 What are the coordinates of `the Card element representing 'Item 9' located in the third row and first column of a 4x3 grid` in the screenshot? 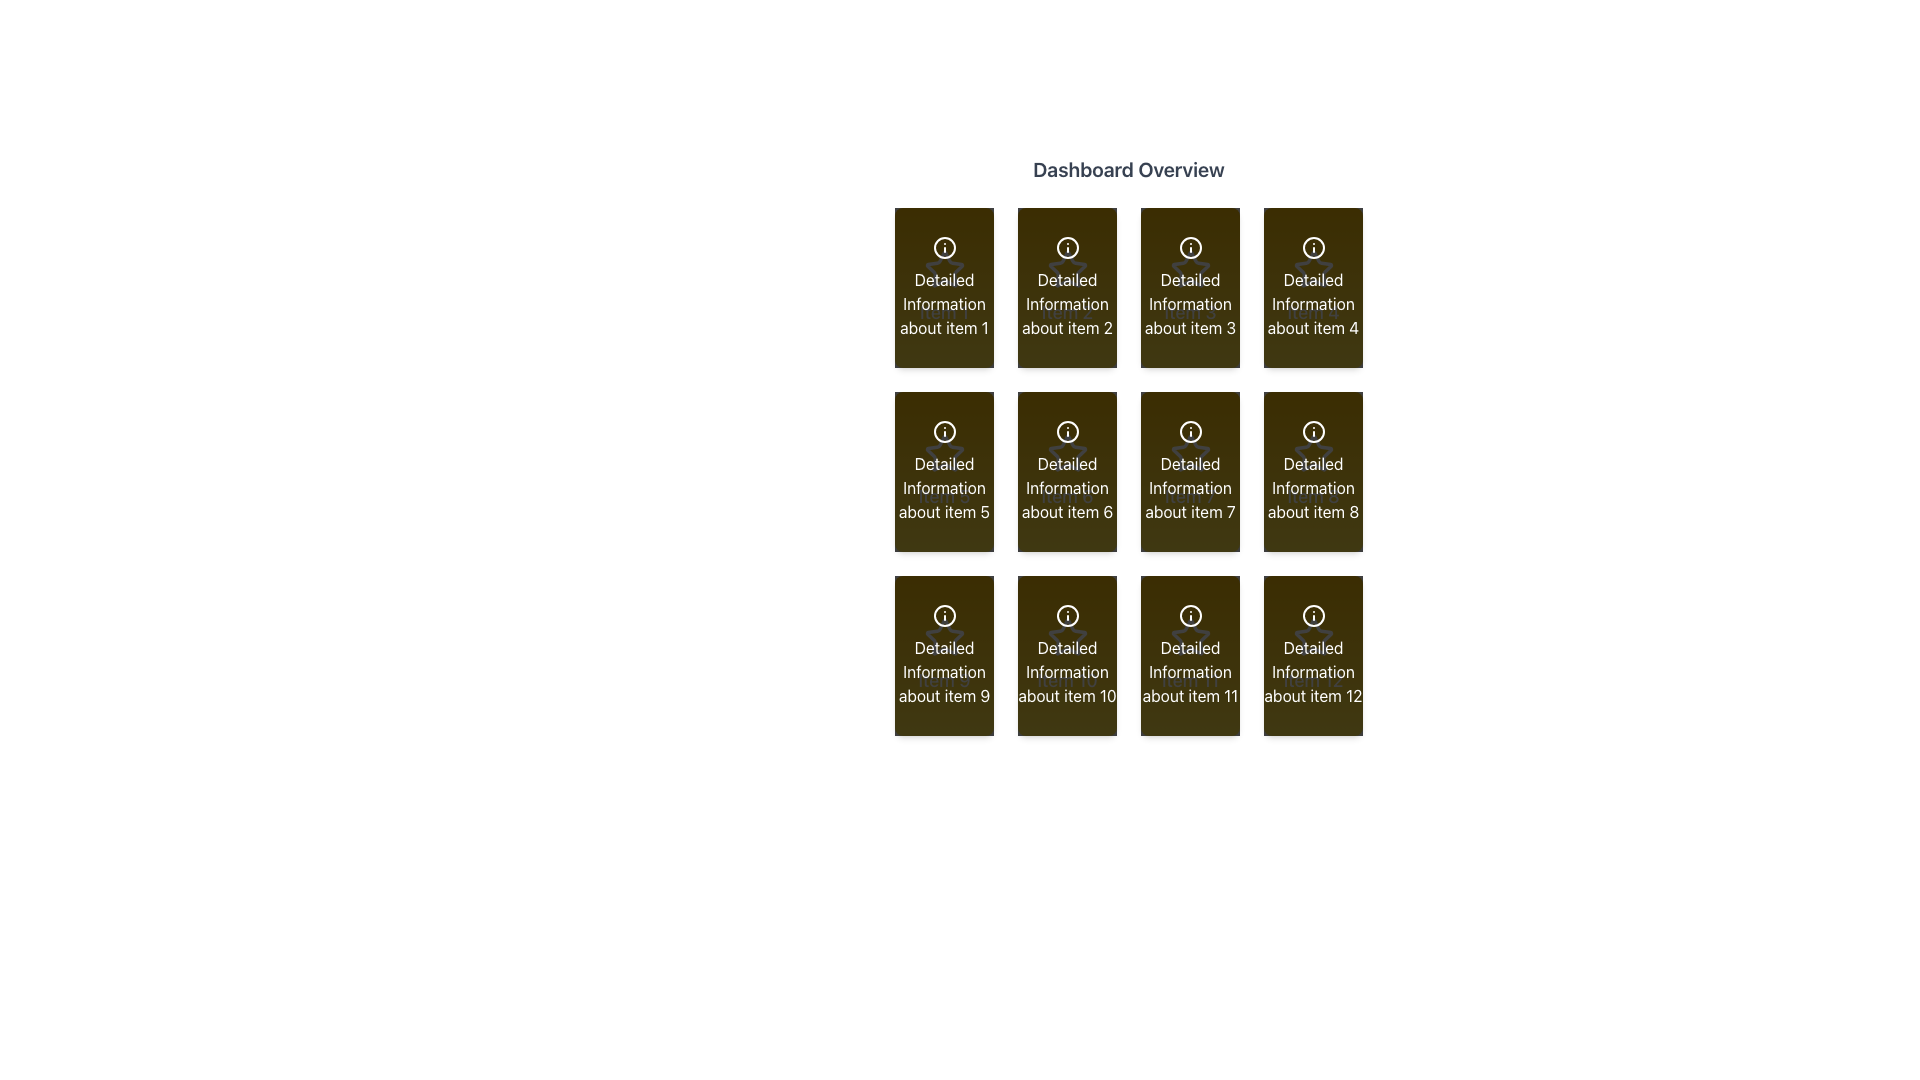 It's located at (943, 655).